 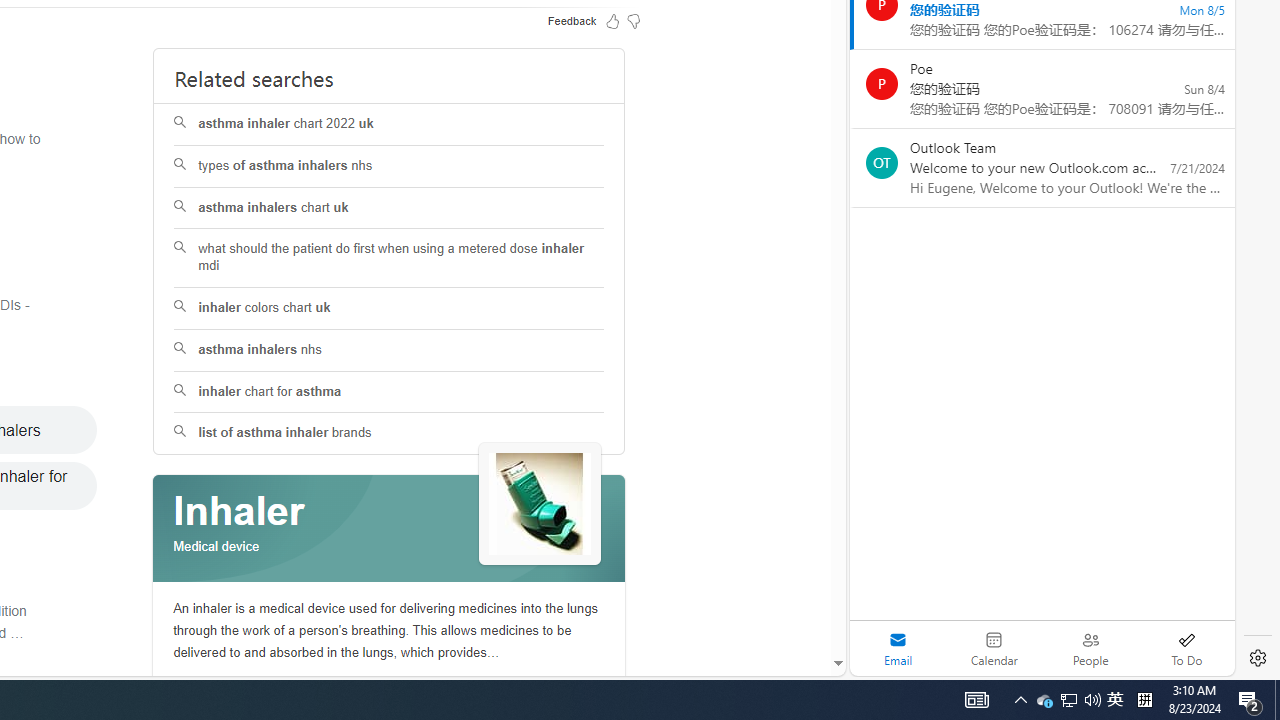 What do you see at coordinates (540, 504) in the screenshot?
I see `'See more images of Inhaler'` at bounding box center [540, 504].